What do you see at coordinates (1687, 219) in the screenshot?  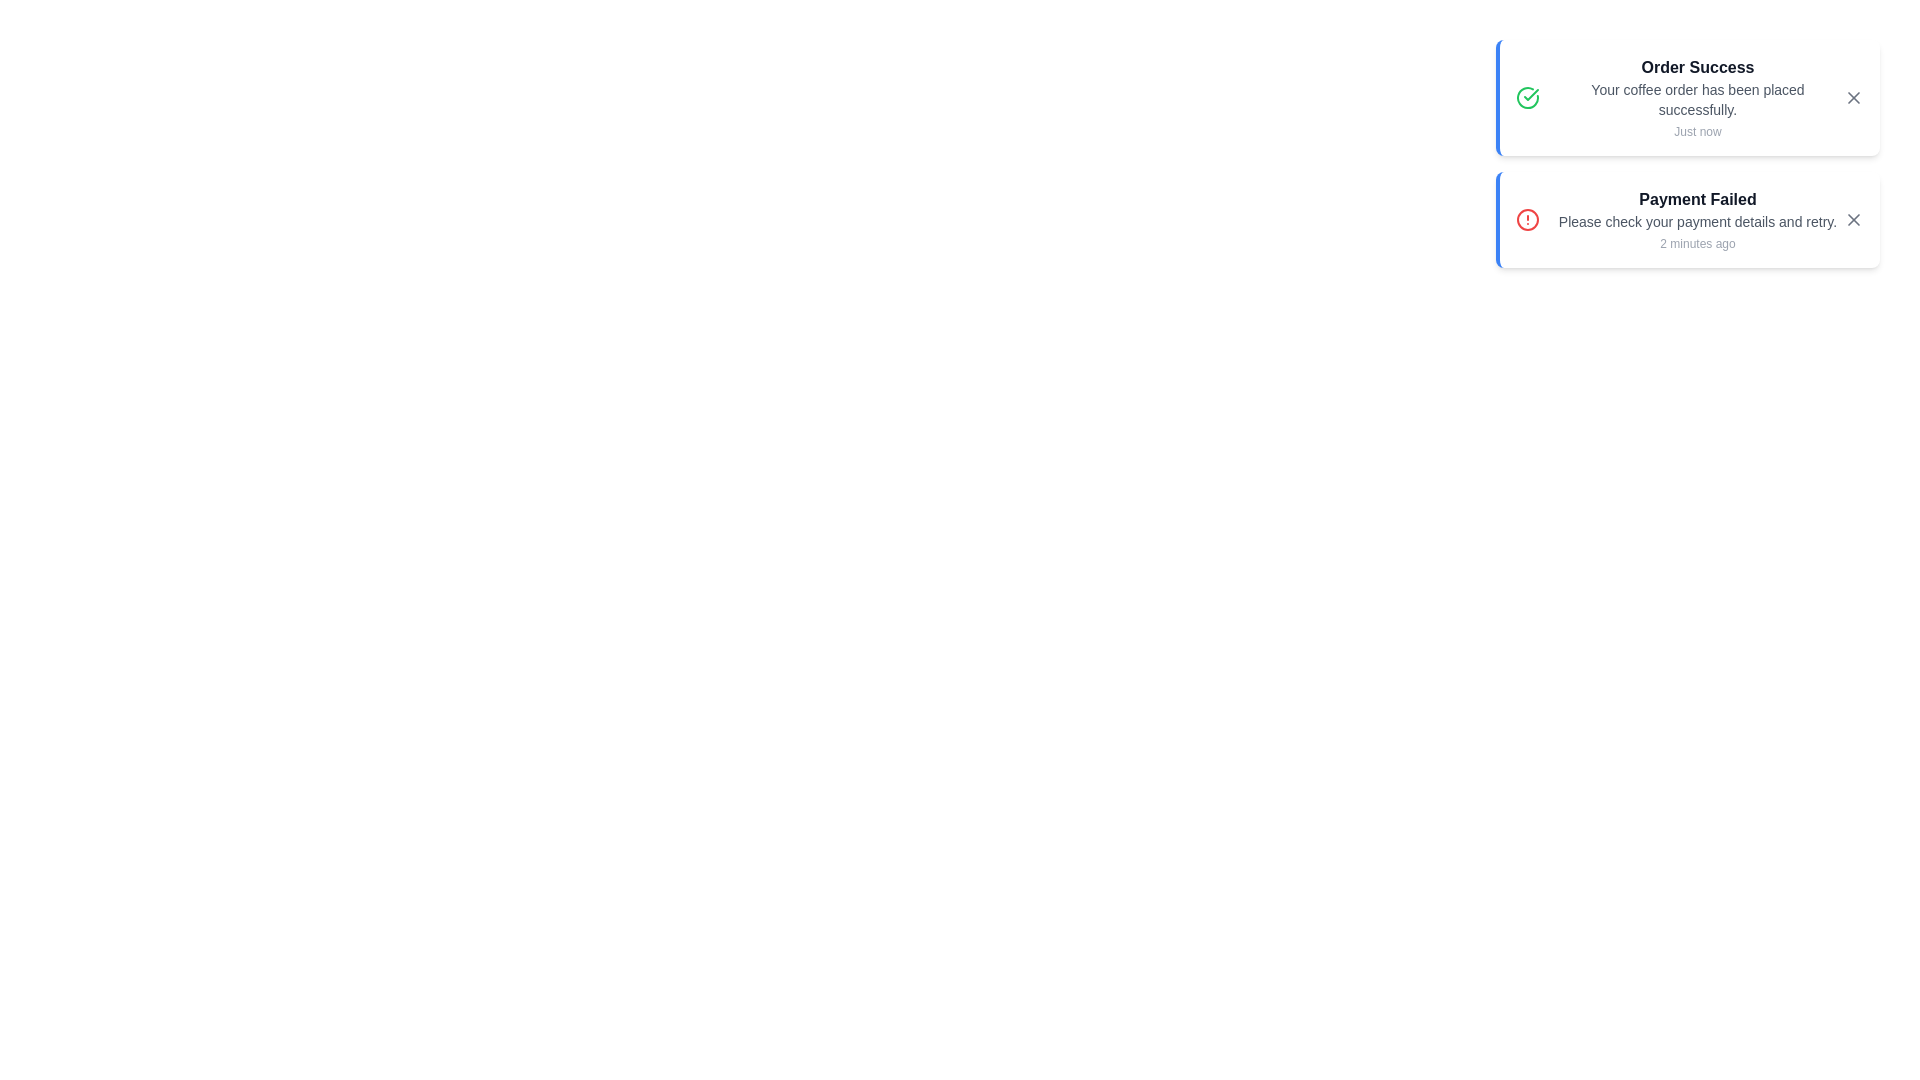 I see `the notification item Payment Failed` at bounding box center [1687, 219].